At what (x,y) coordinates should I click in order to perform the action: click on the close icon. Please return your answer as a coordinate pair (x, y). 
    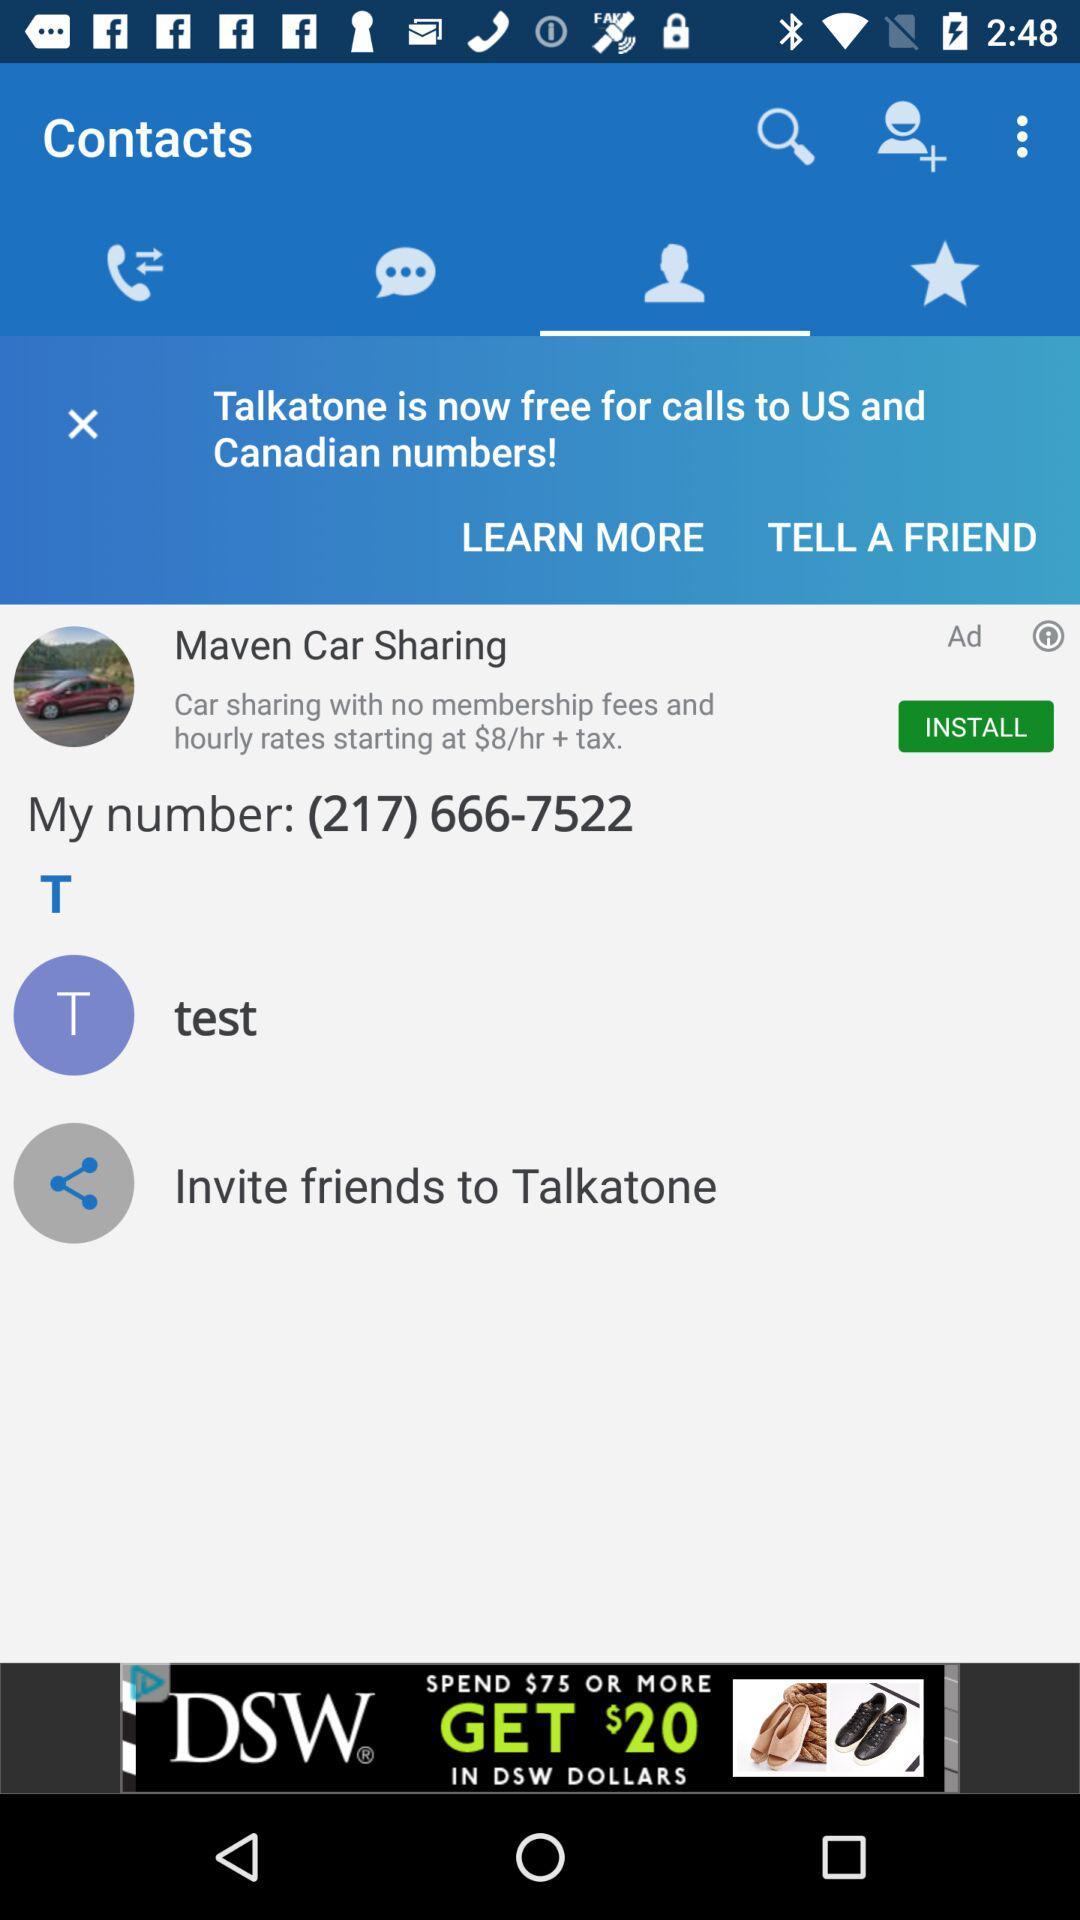
    Looking at the image, I should click on (81, 419).